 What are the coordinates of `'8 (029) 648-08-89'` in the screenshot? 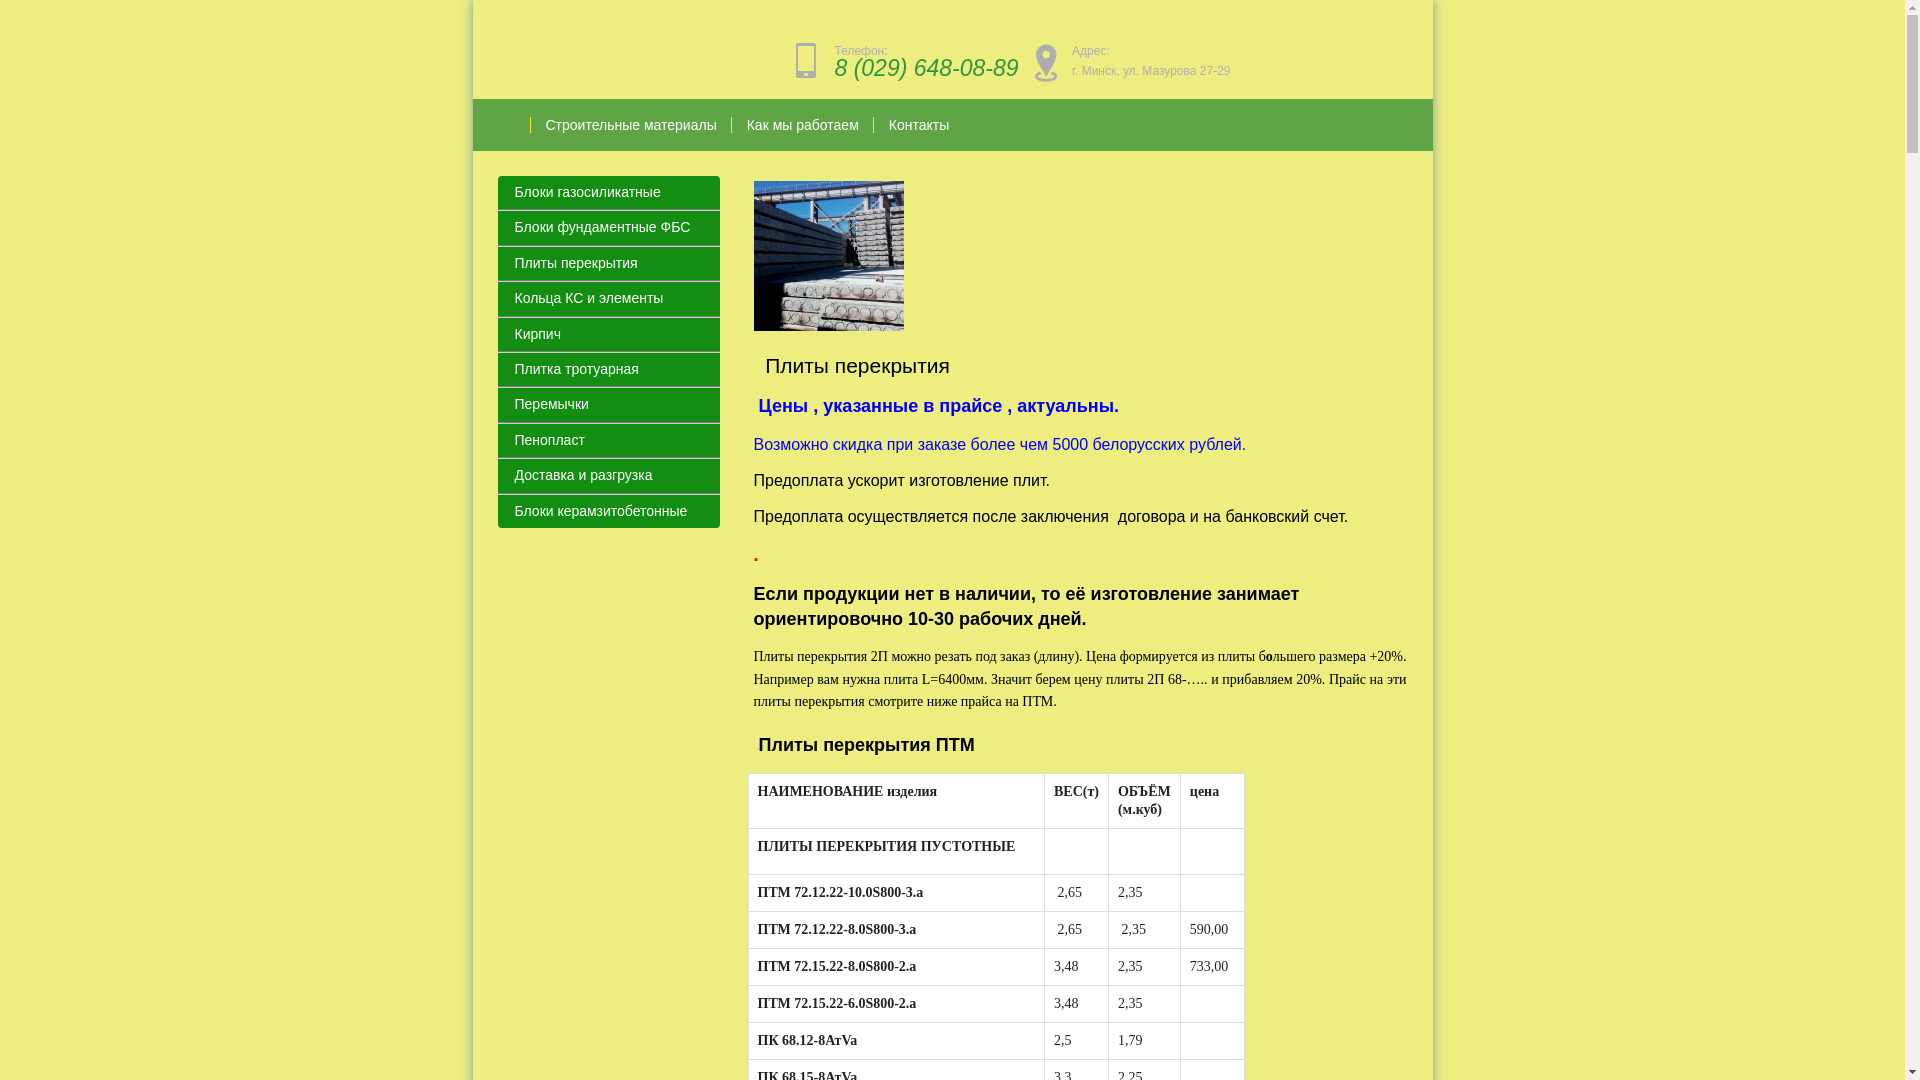 It's located at (925, 67).